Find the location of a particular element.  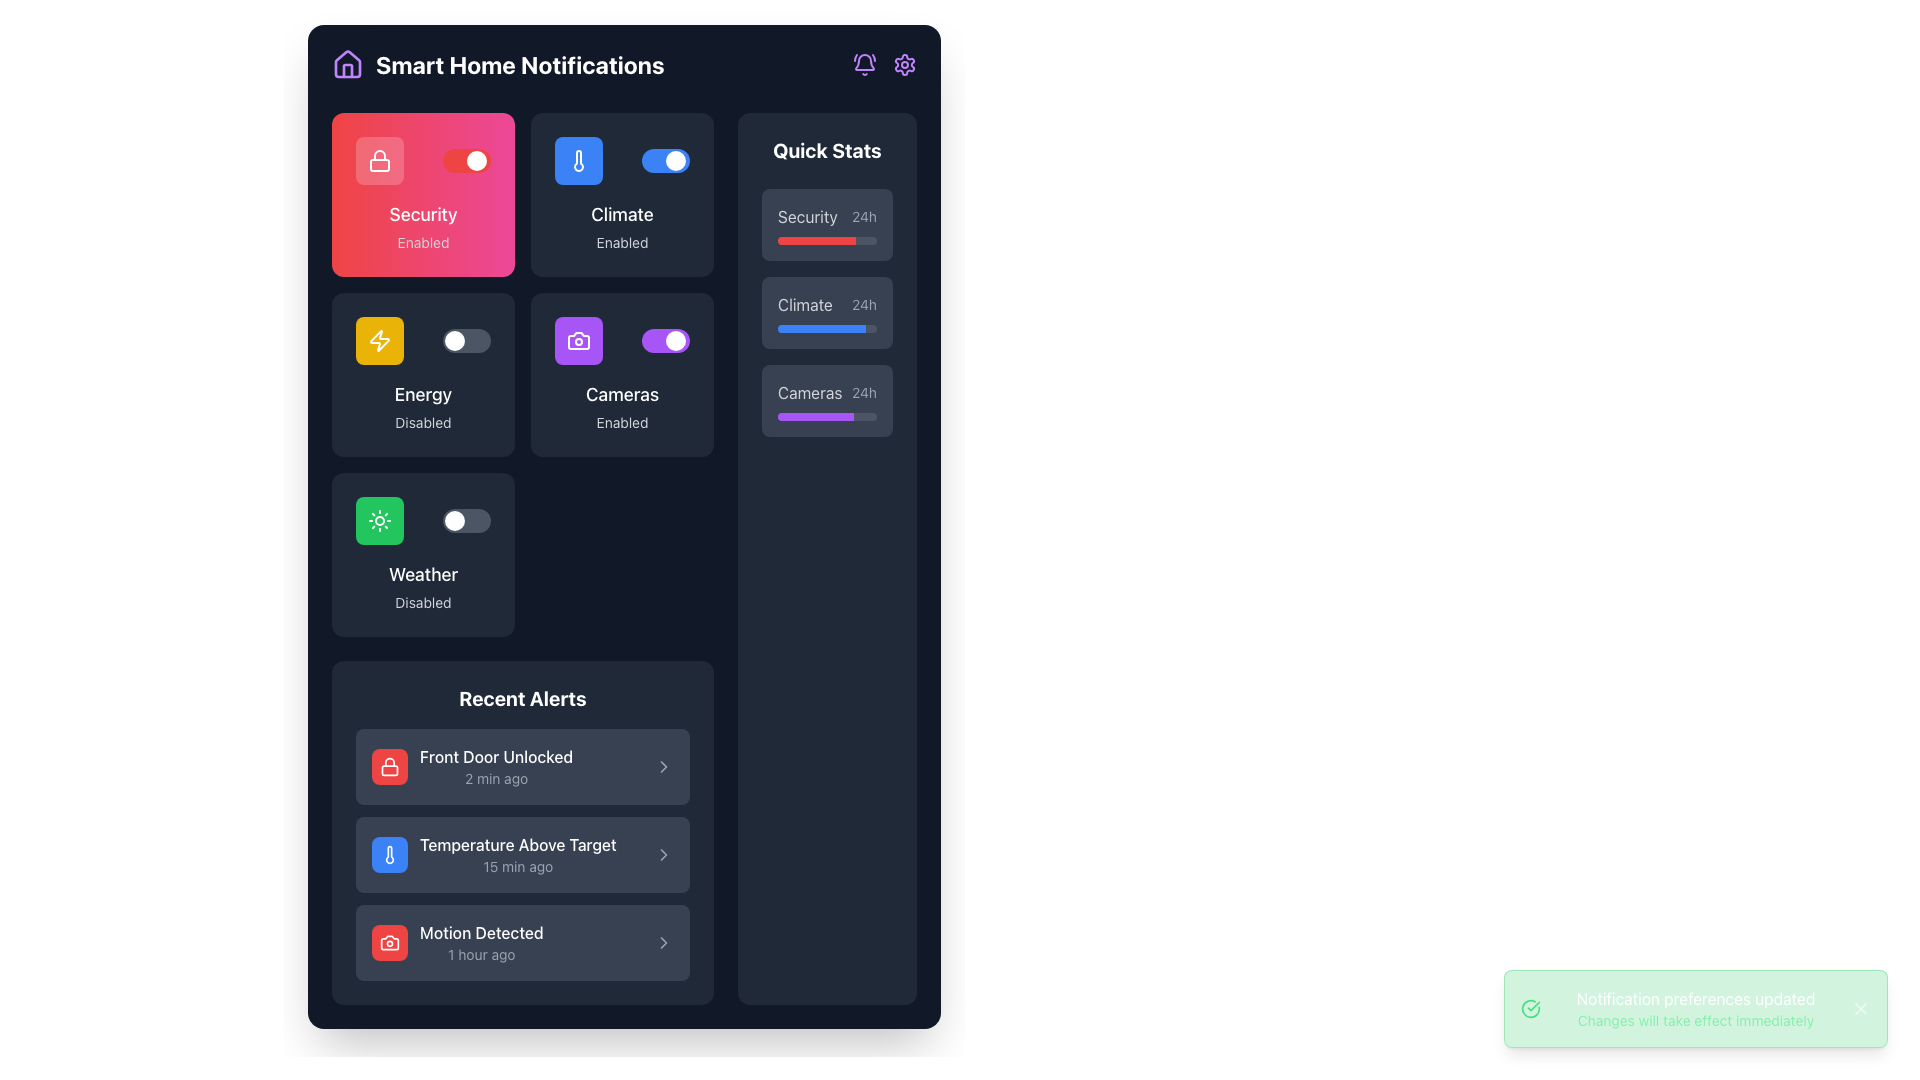

the first notification item in the 'Recent Alerts' list, which indicates 'Front Door Unlocked' is located at coordinates (470, 766).